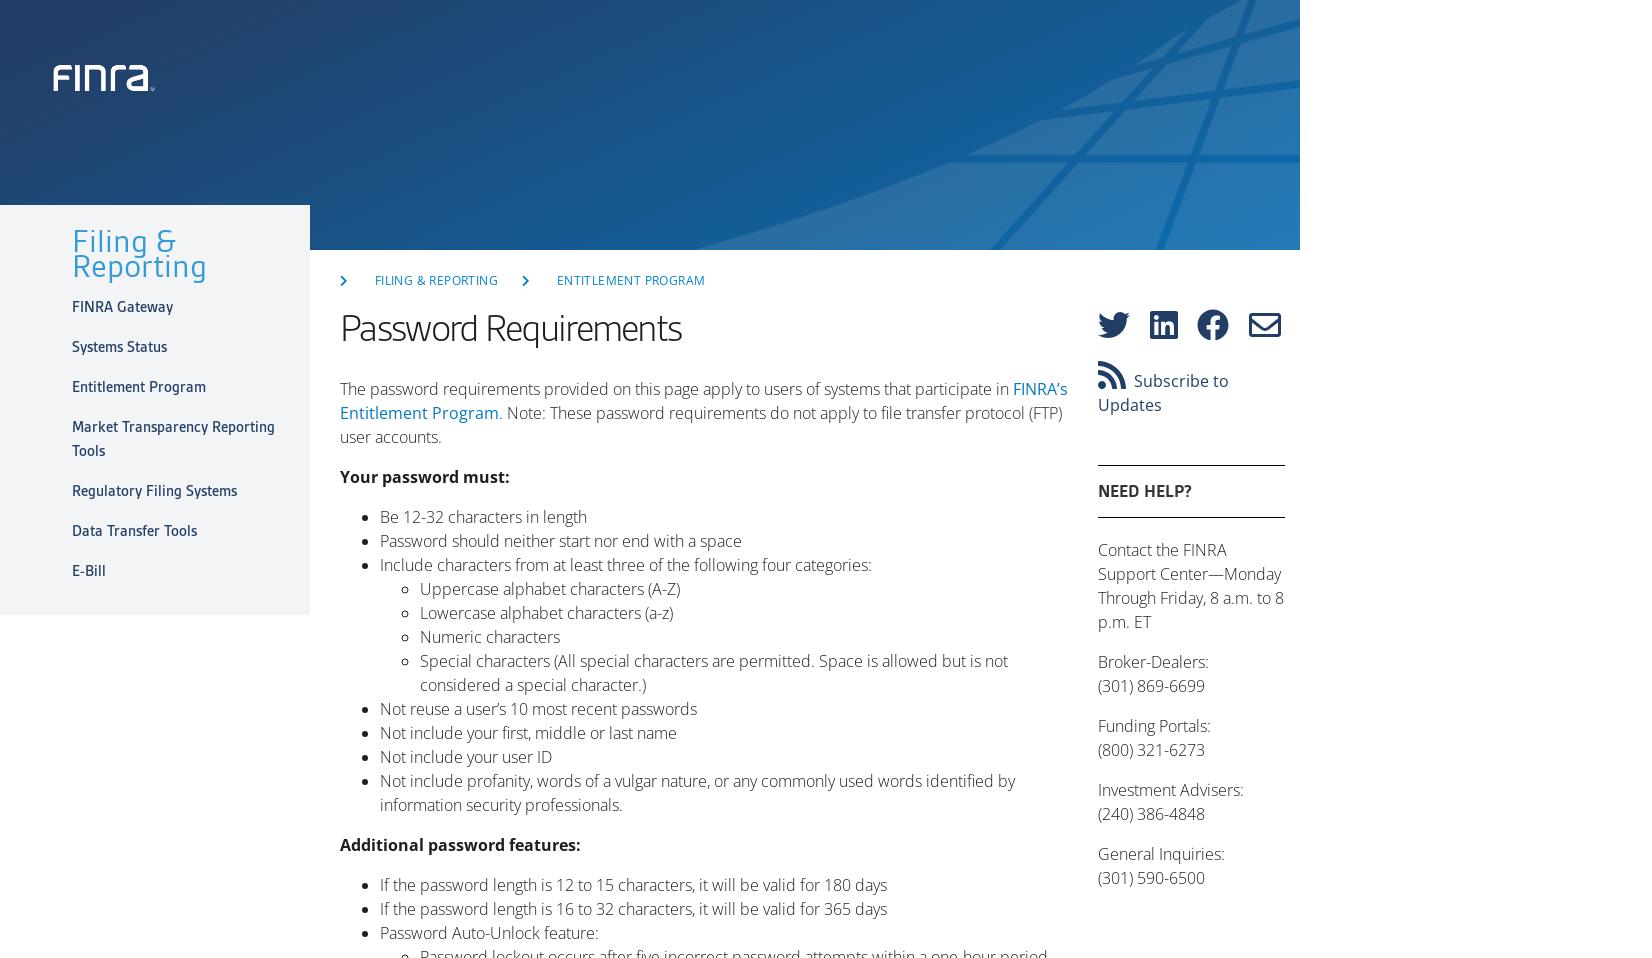 The image size is (1652, 958). I want to click on 'If the password length is 12 to 15 characters, it will be valid for 180 days', so click(633, 885).